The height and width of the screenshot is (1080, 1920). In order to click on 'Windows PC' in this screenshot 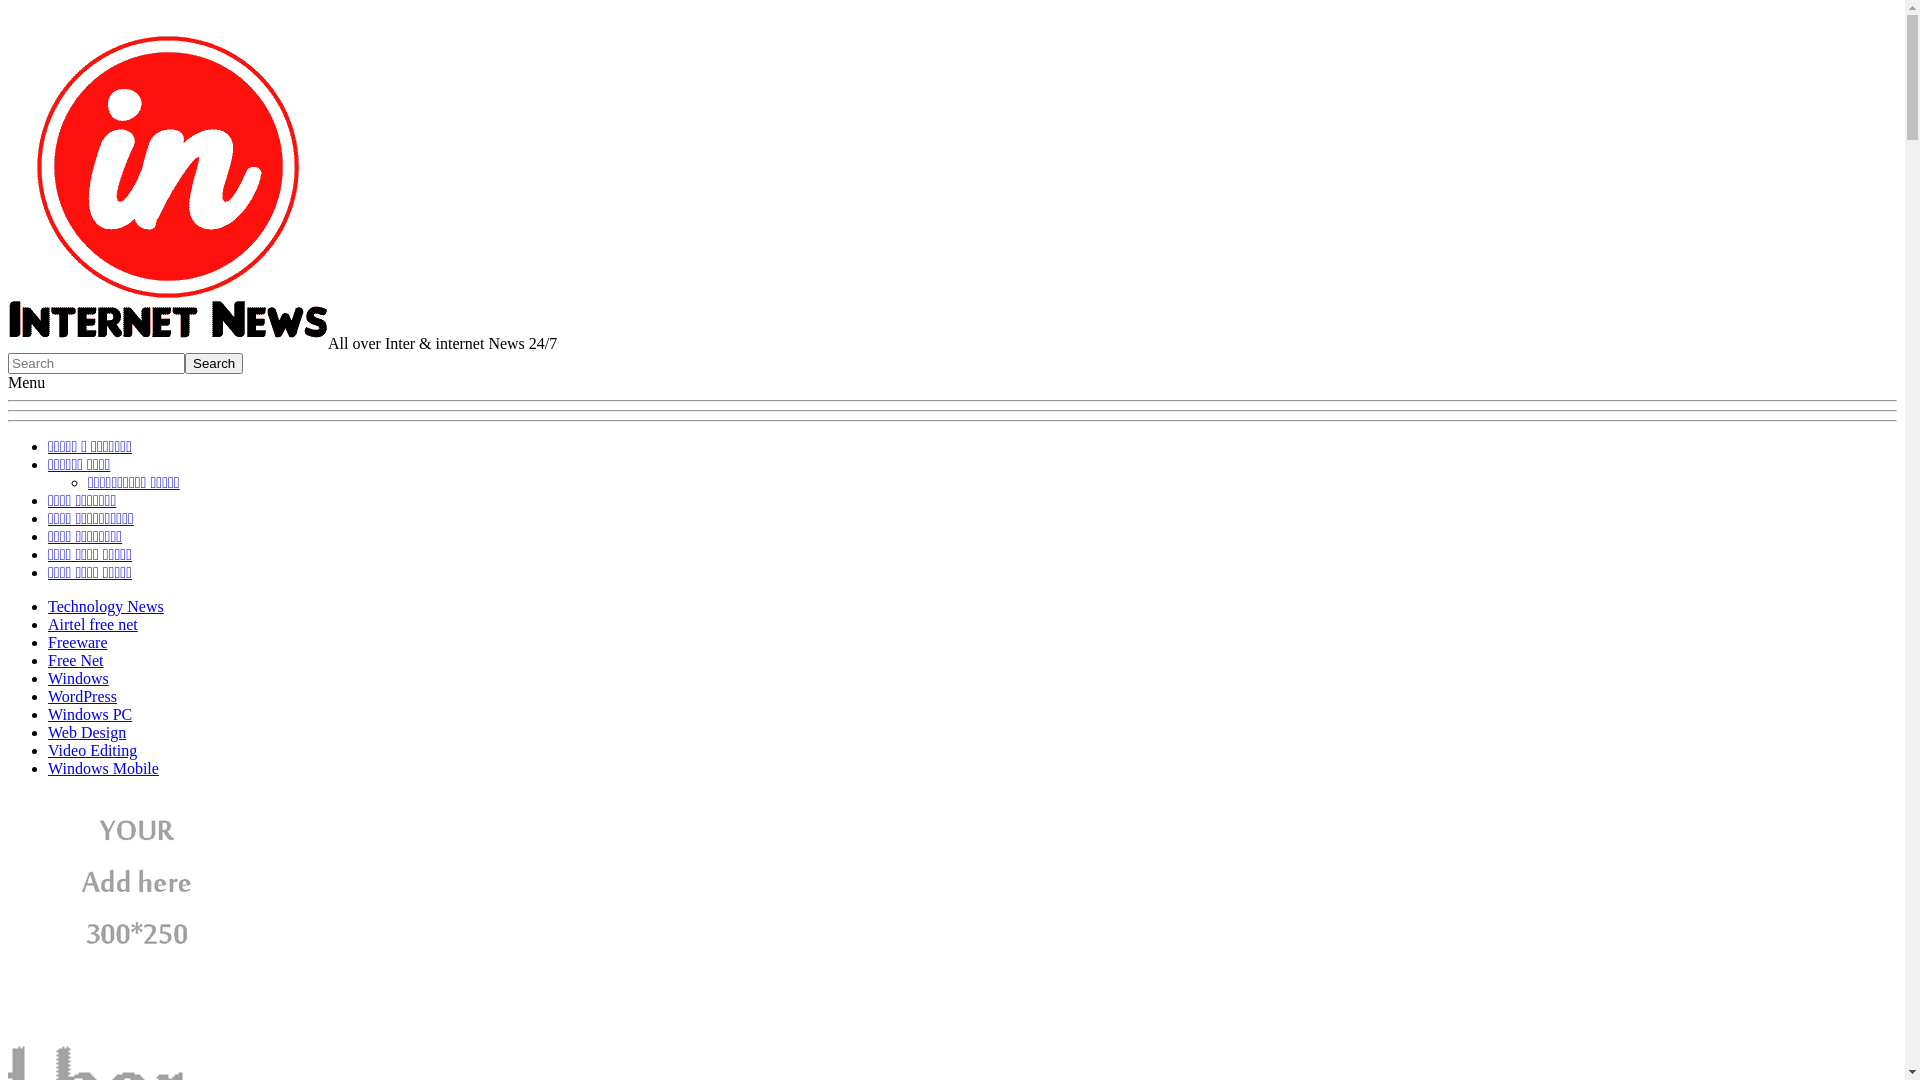, I will do `click(89, 713)`.